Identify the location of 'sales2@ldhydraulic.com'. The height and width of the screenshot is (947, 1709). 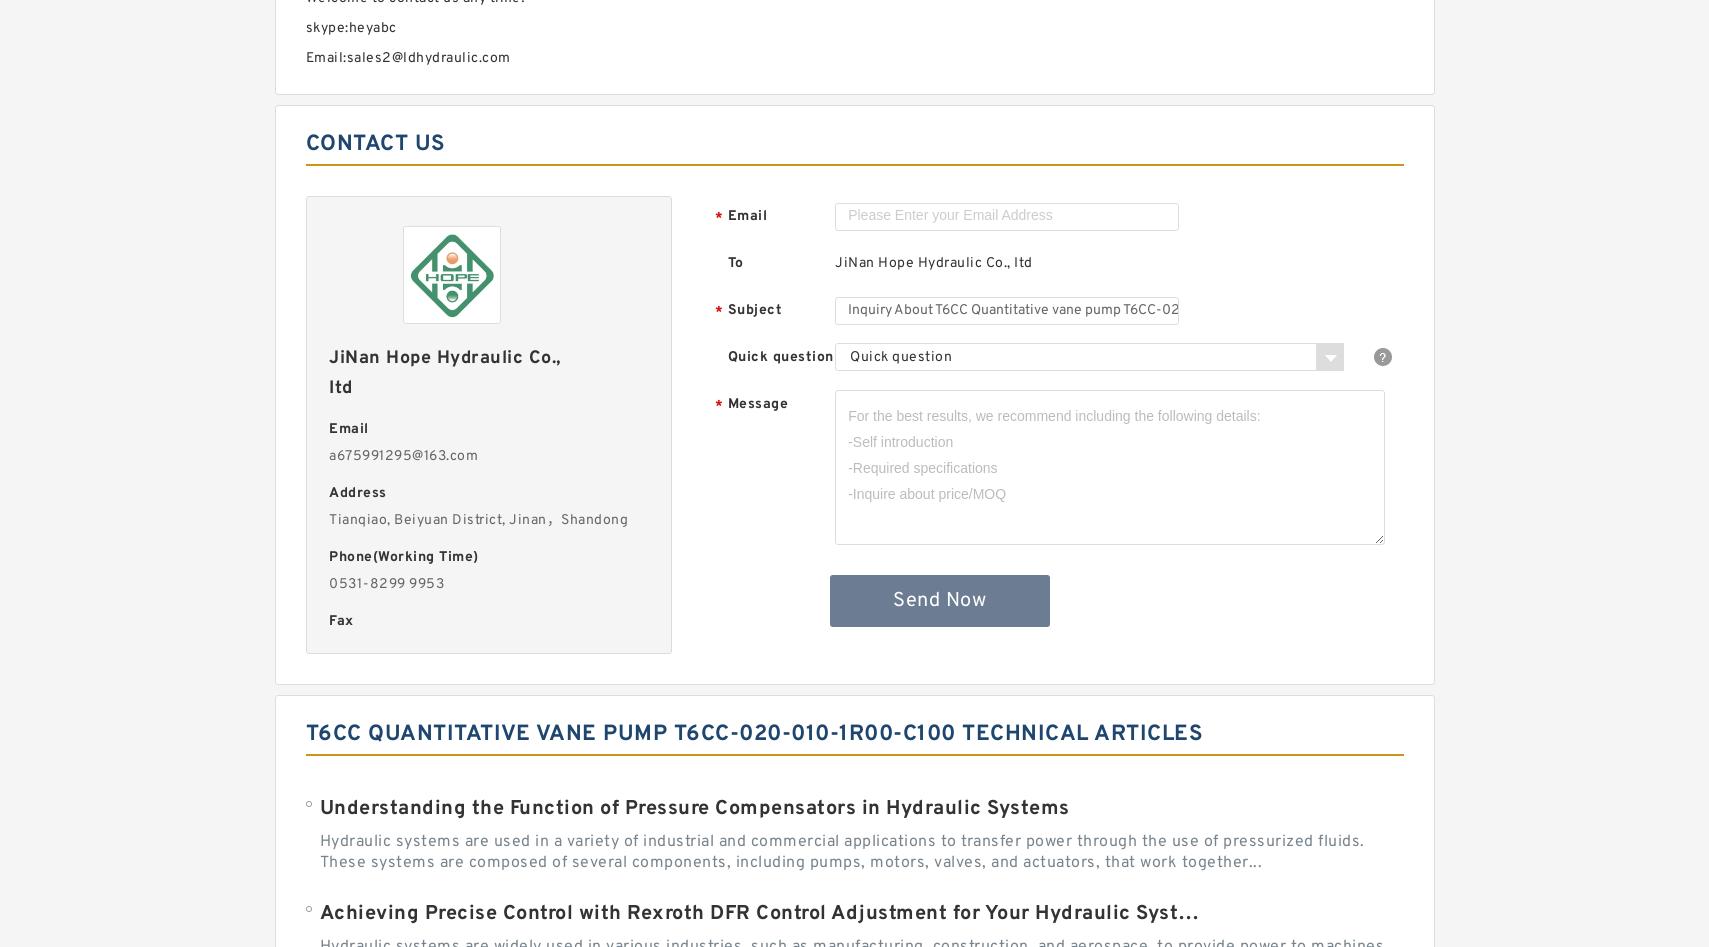
(426, 58).